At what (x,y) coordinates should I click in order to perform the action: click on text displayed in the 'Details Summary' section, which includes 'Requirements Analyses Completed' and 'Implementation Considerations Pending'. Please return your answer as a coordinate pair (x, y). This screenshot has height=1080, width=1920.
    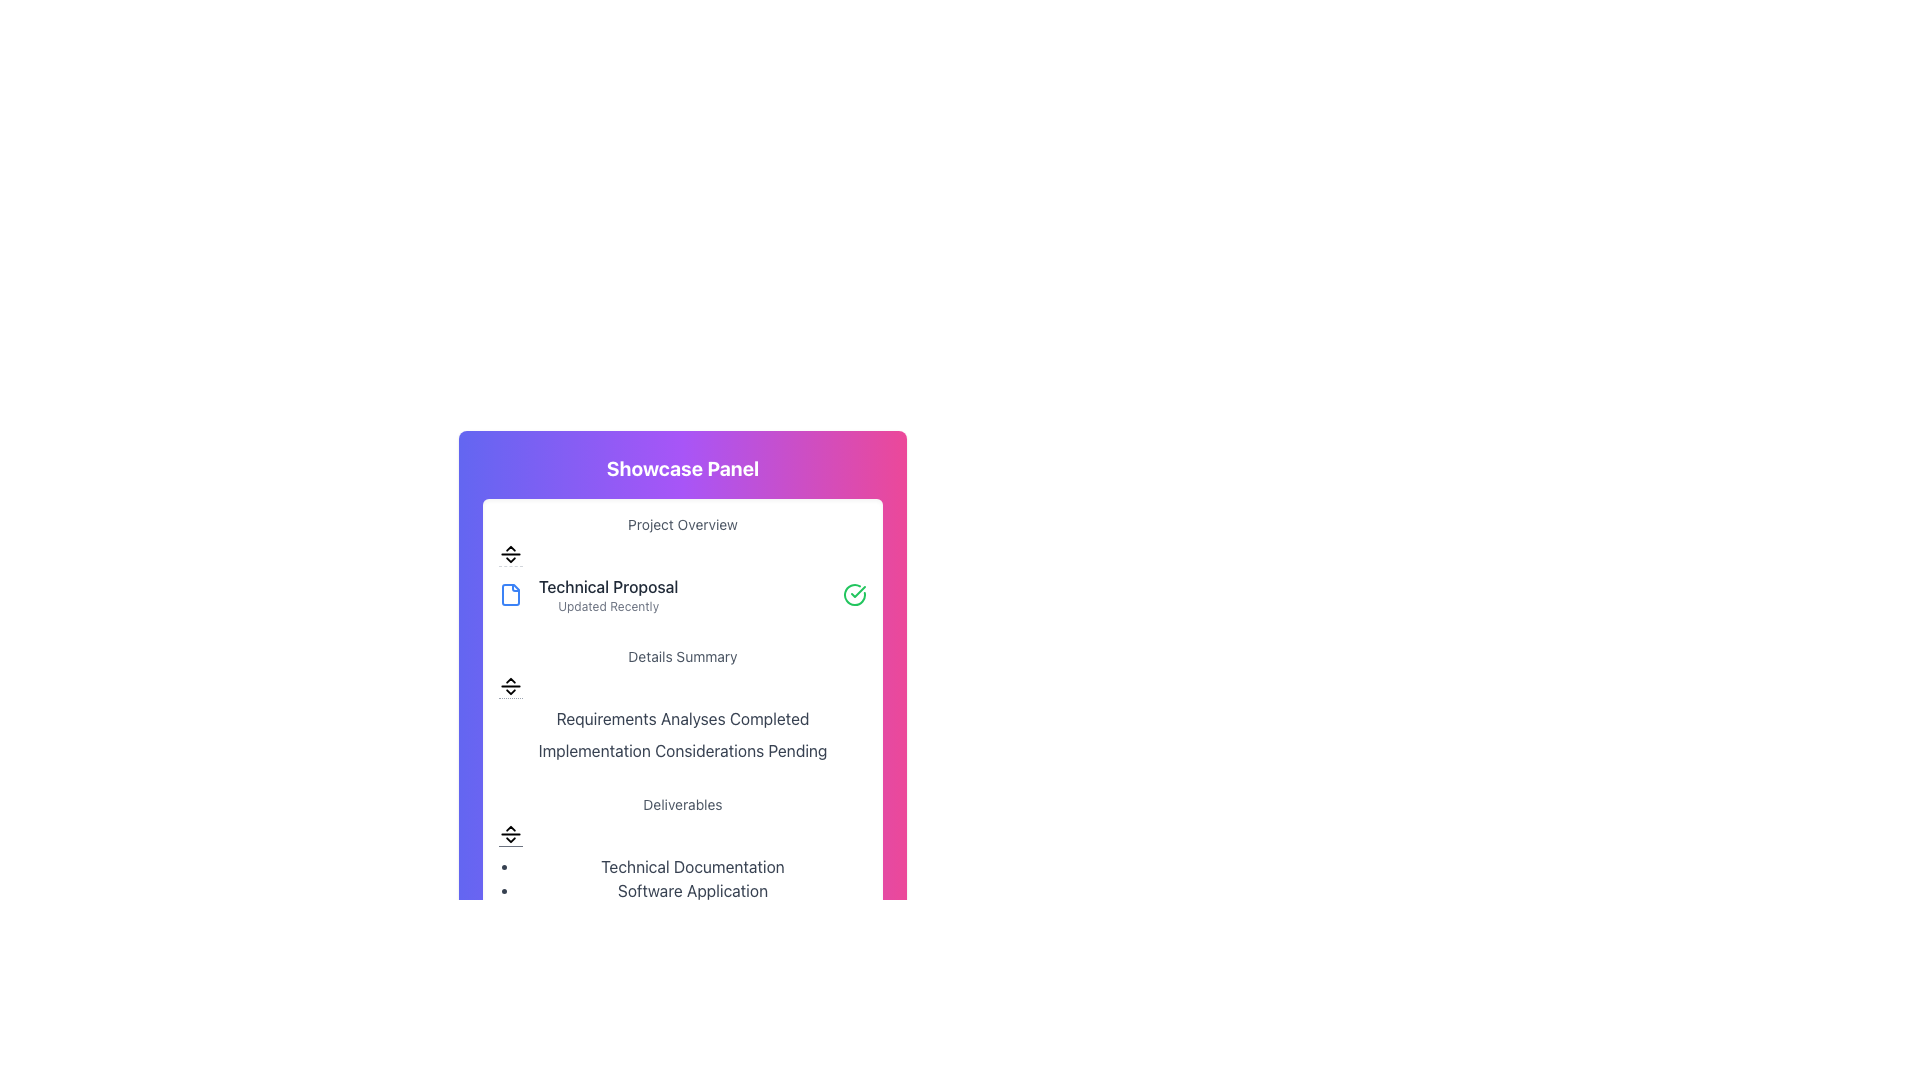
    Looking at the image, I should click on (682, 704).